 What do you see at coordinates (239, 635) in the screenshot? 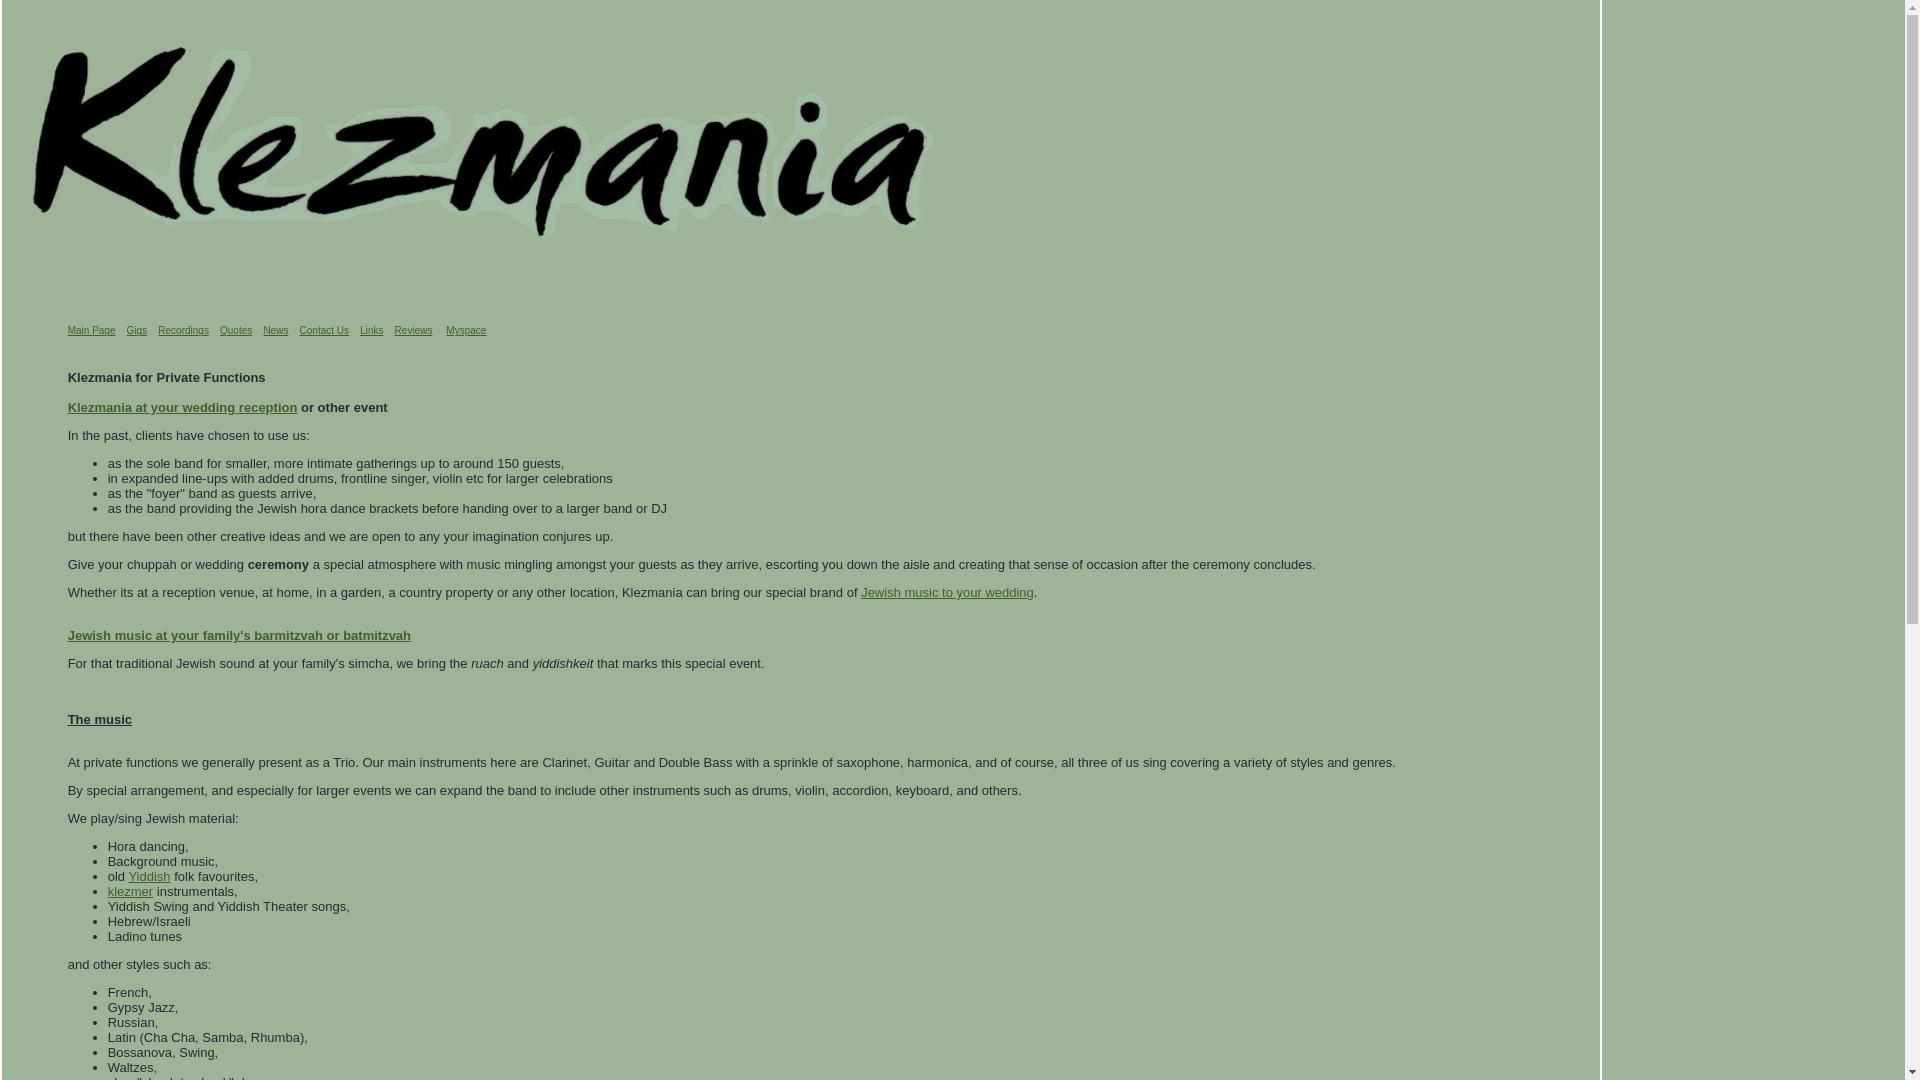
I see `'Jewish music at your family's barmitzvah or batmitzvah'` at bounding box center [239, 635].